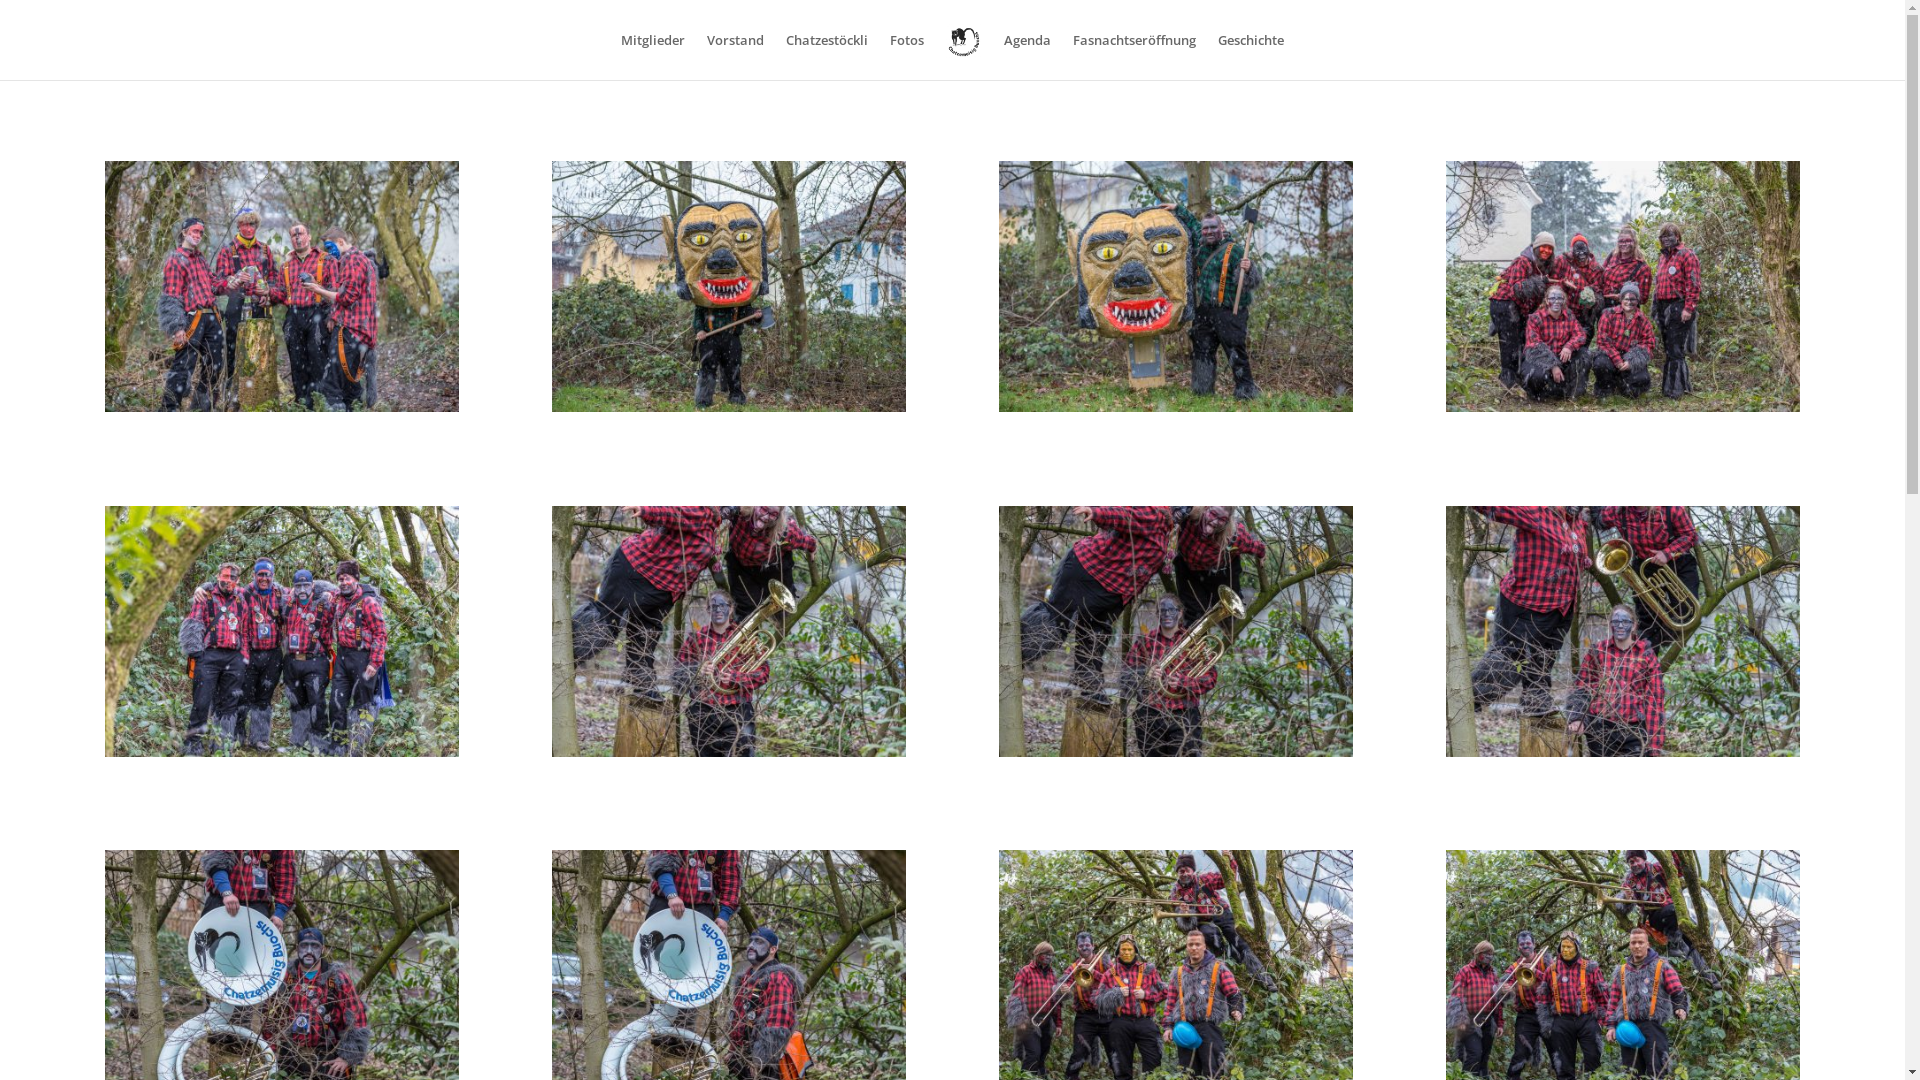  I want to click on 'Mitglieder', so click(652, 55).